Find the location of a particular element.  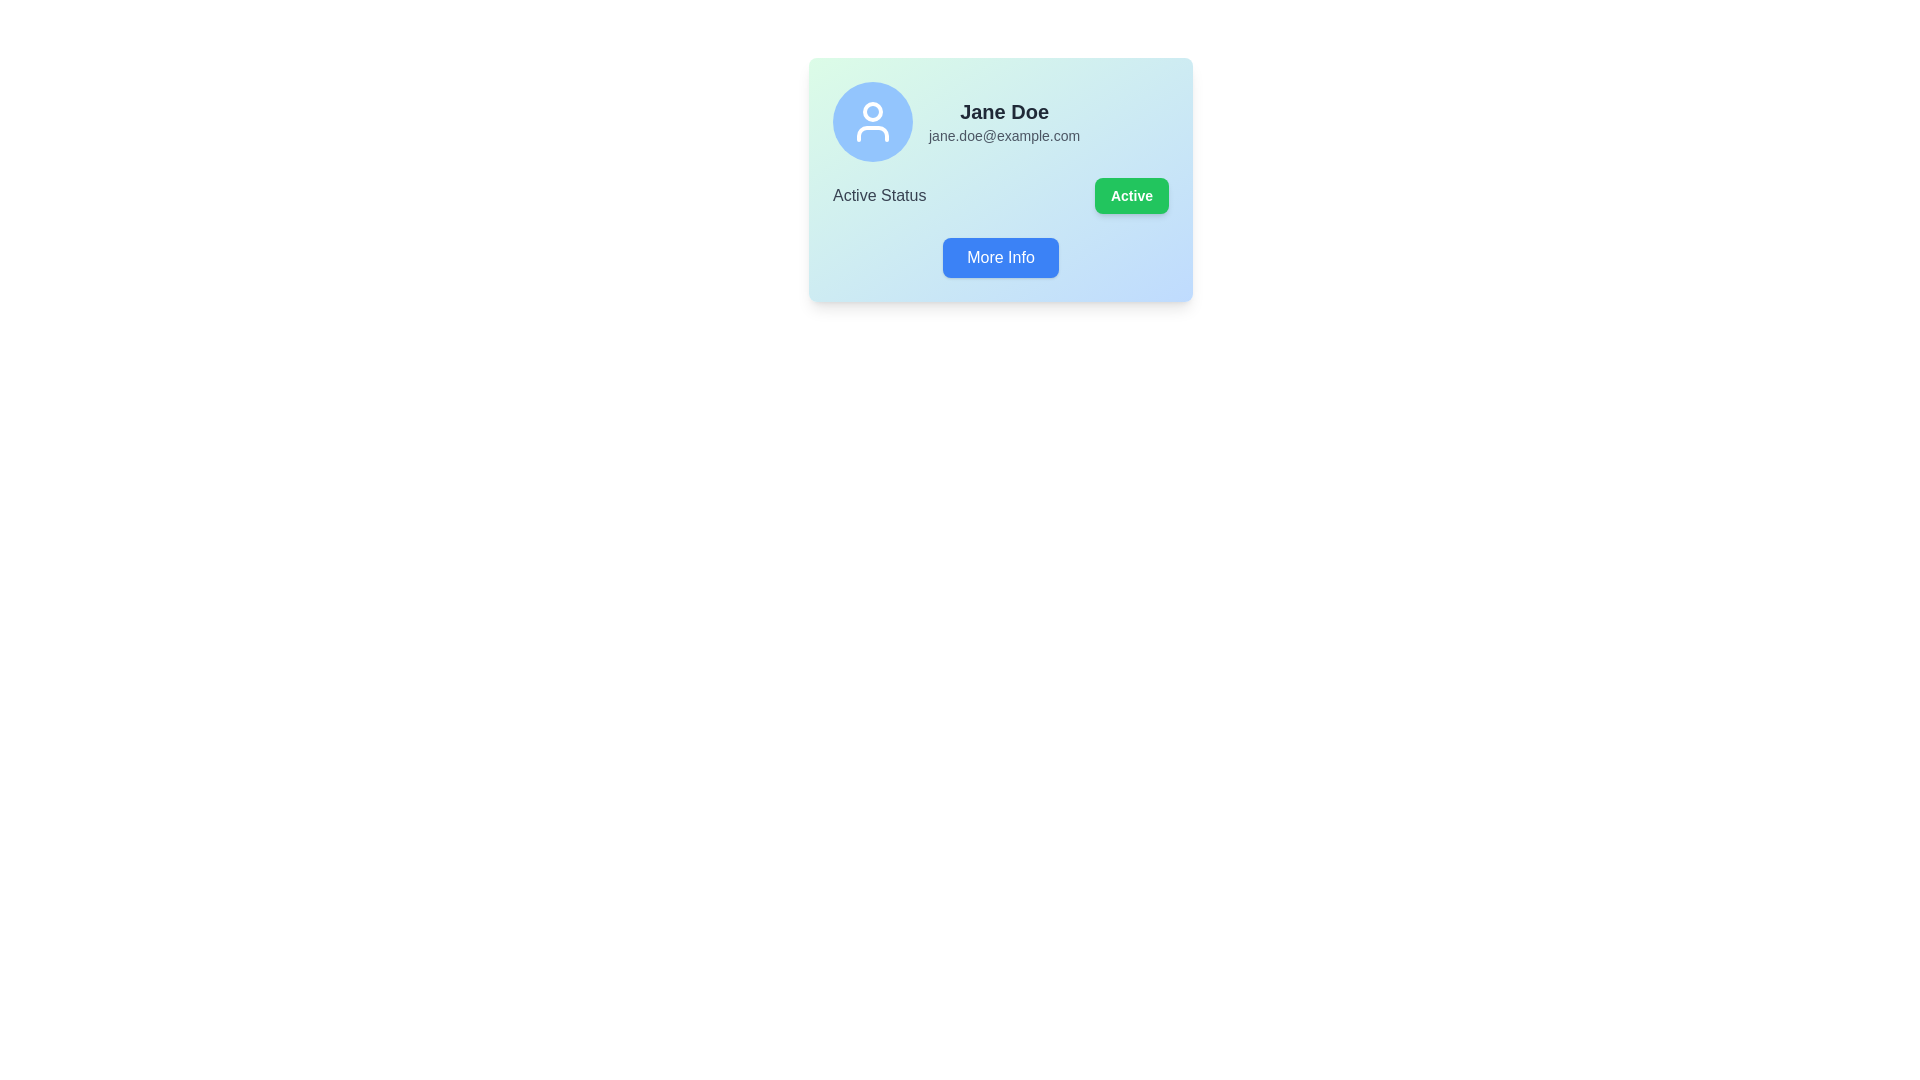

the text label displaying the user's name 'Jane Doe', located in the upper middle portion of the user information card is located at coordinates (1004, 111).